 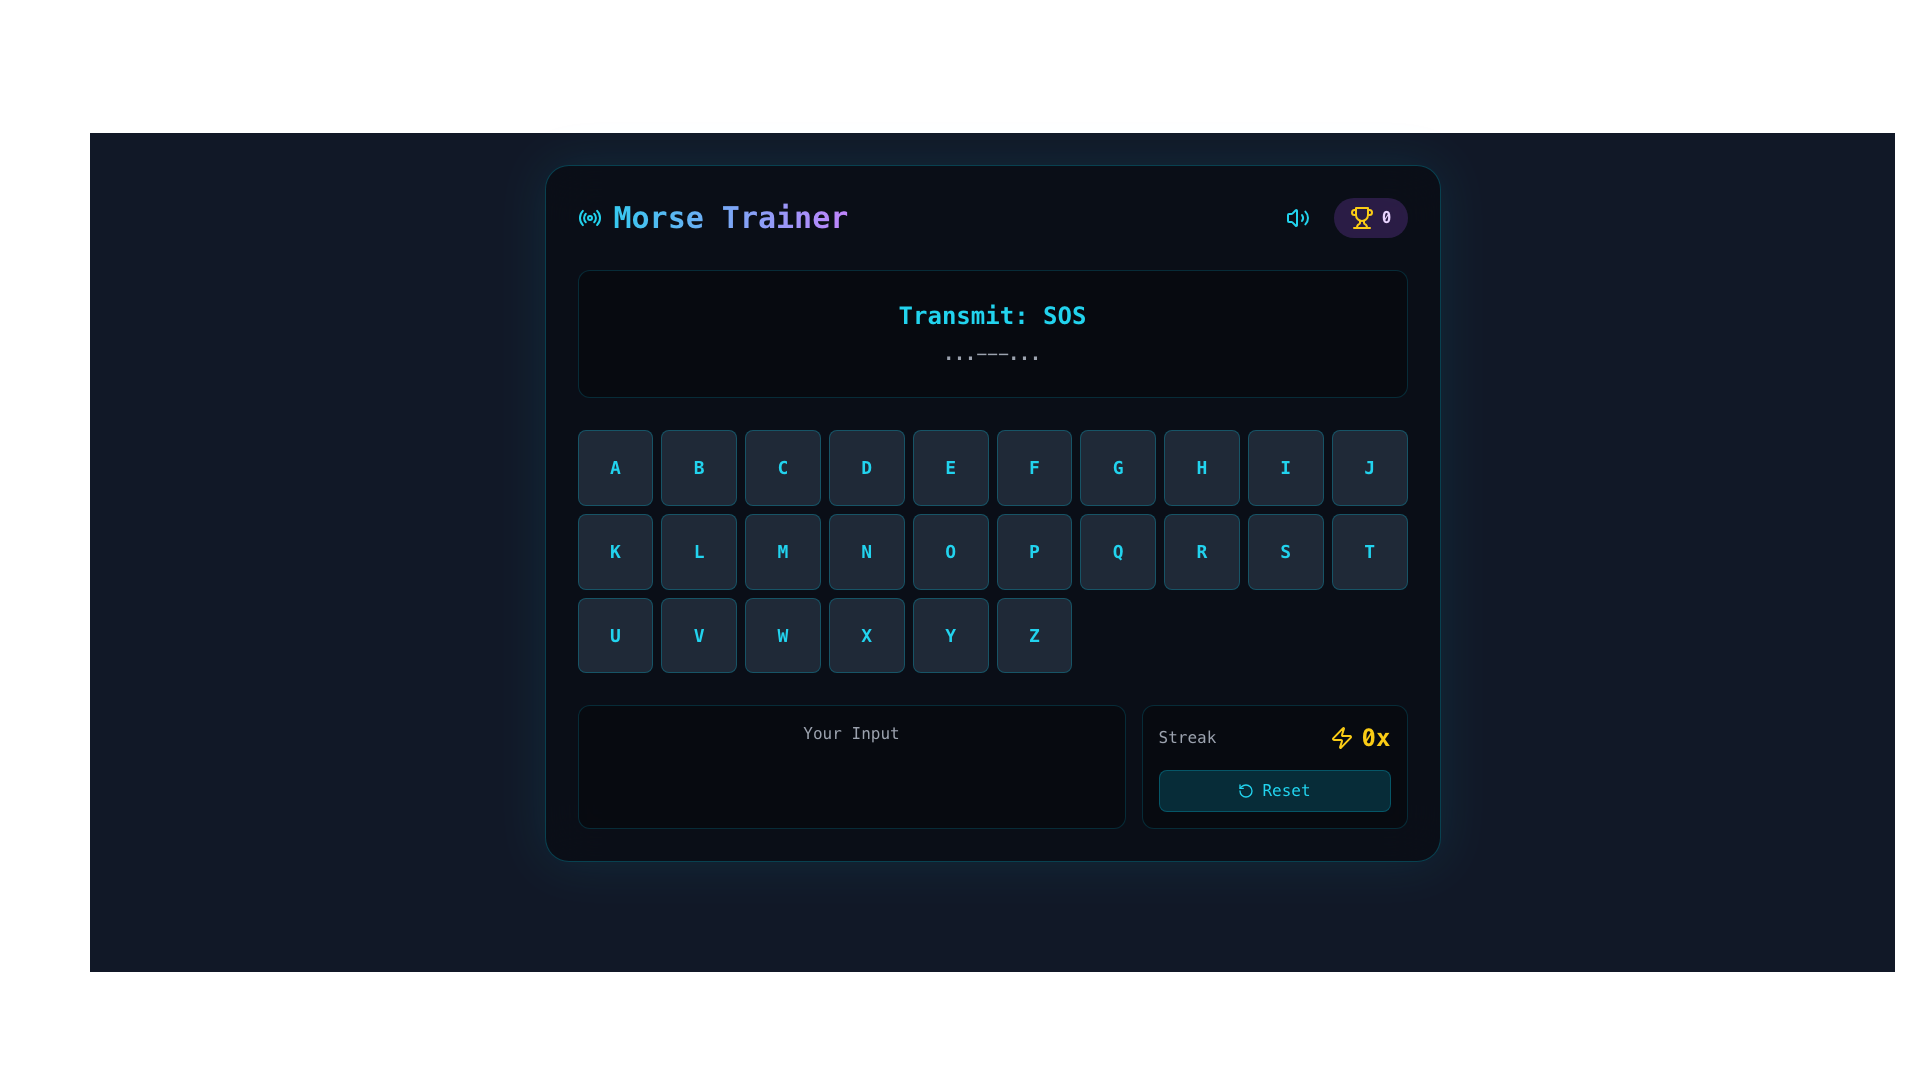 I want to click on the 'E' key in the virtual keyboard to input the letter 'E', so click(x=949, y=467).